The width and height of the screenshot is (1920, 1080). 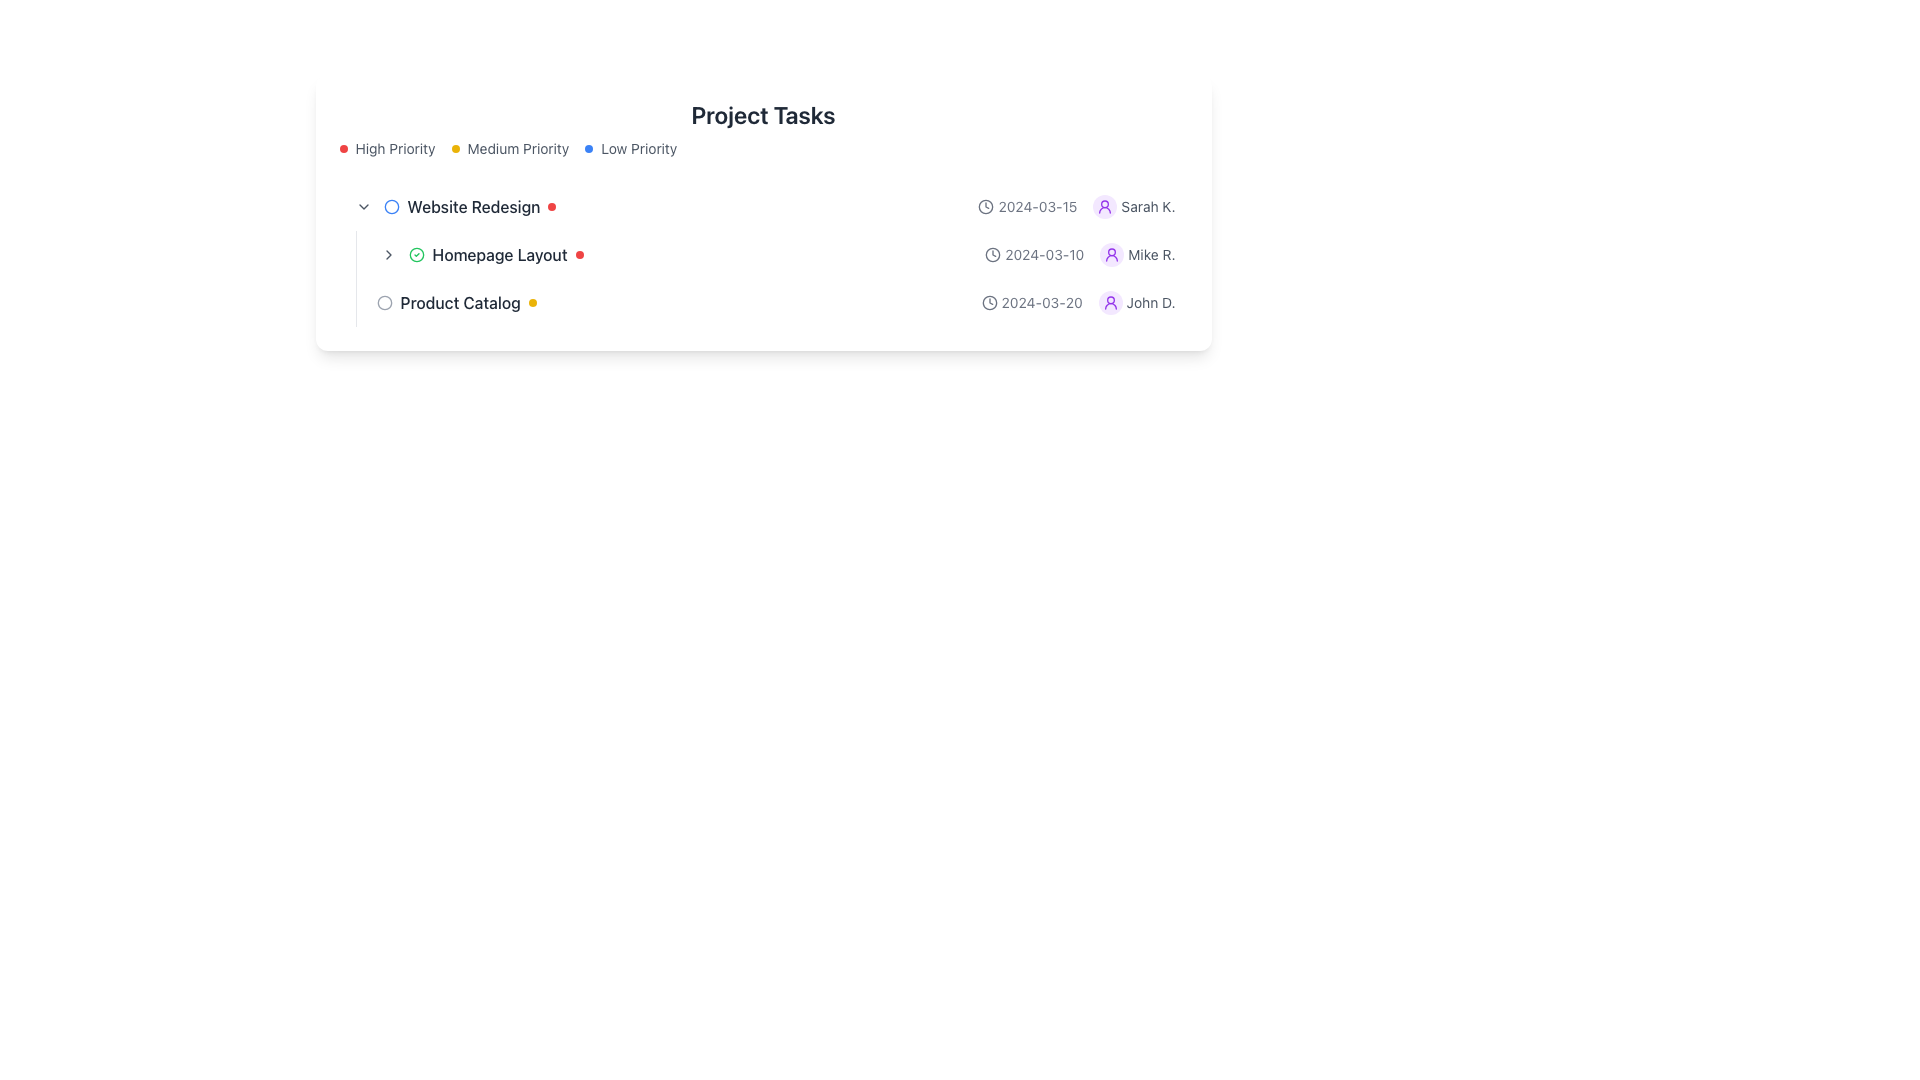 I want to click on the third row task item, so click(x=775, y=303).